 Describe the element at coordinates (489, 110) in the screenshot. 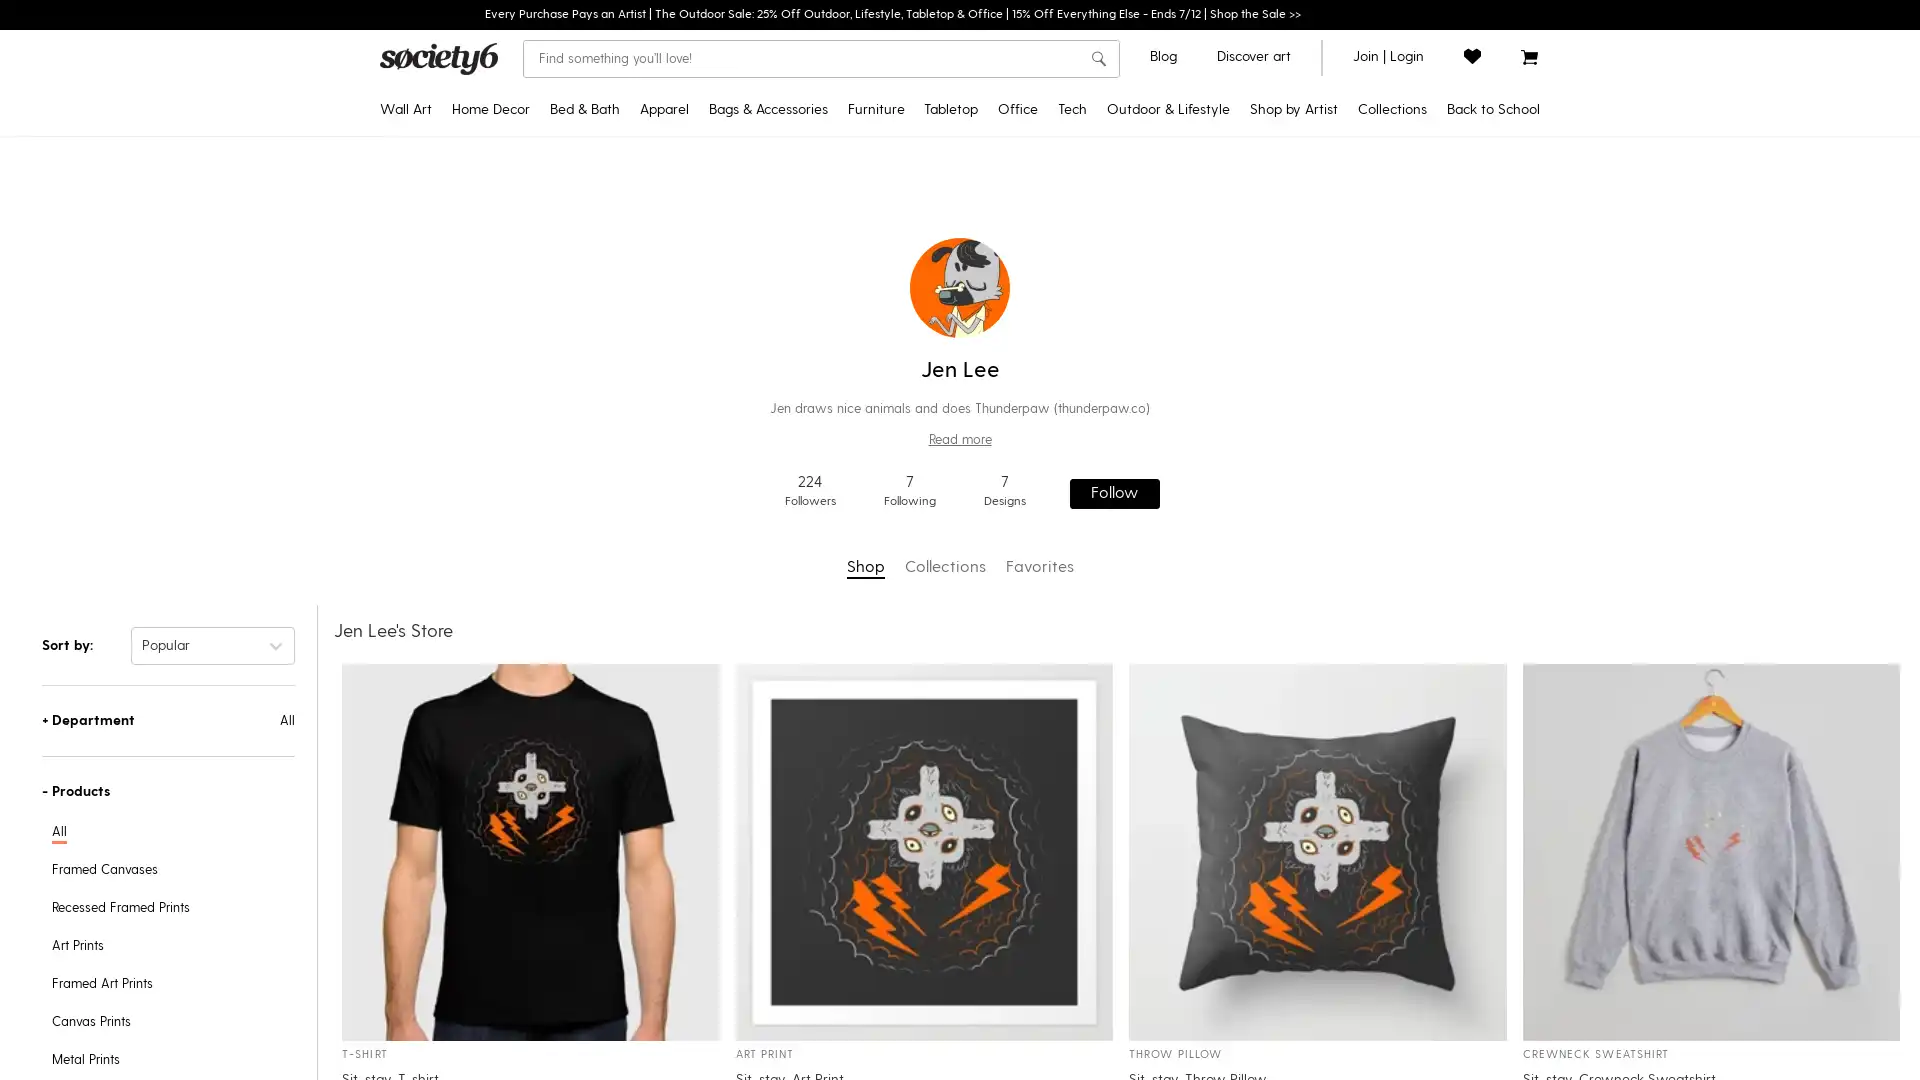

I see `Home Decor` at that location.